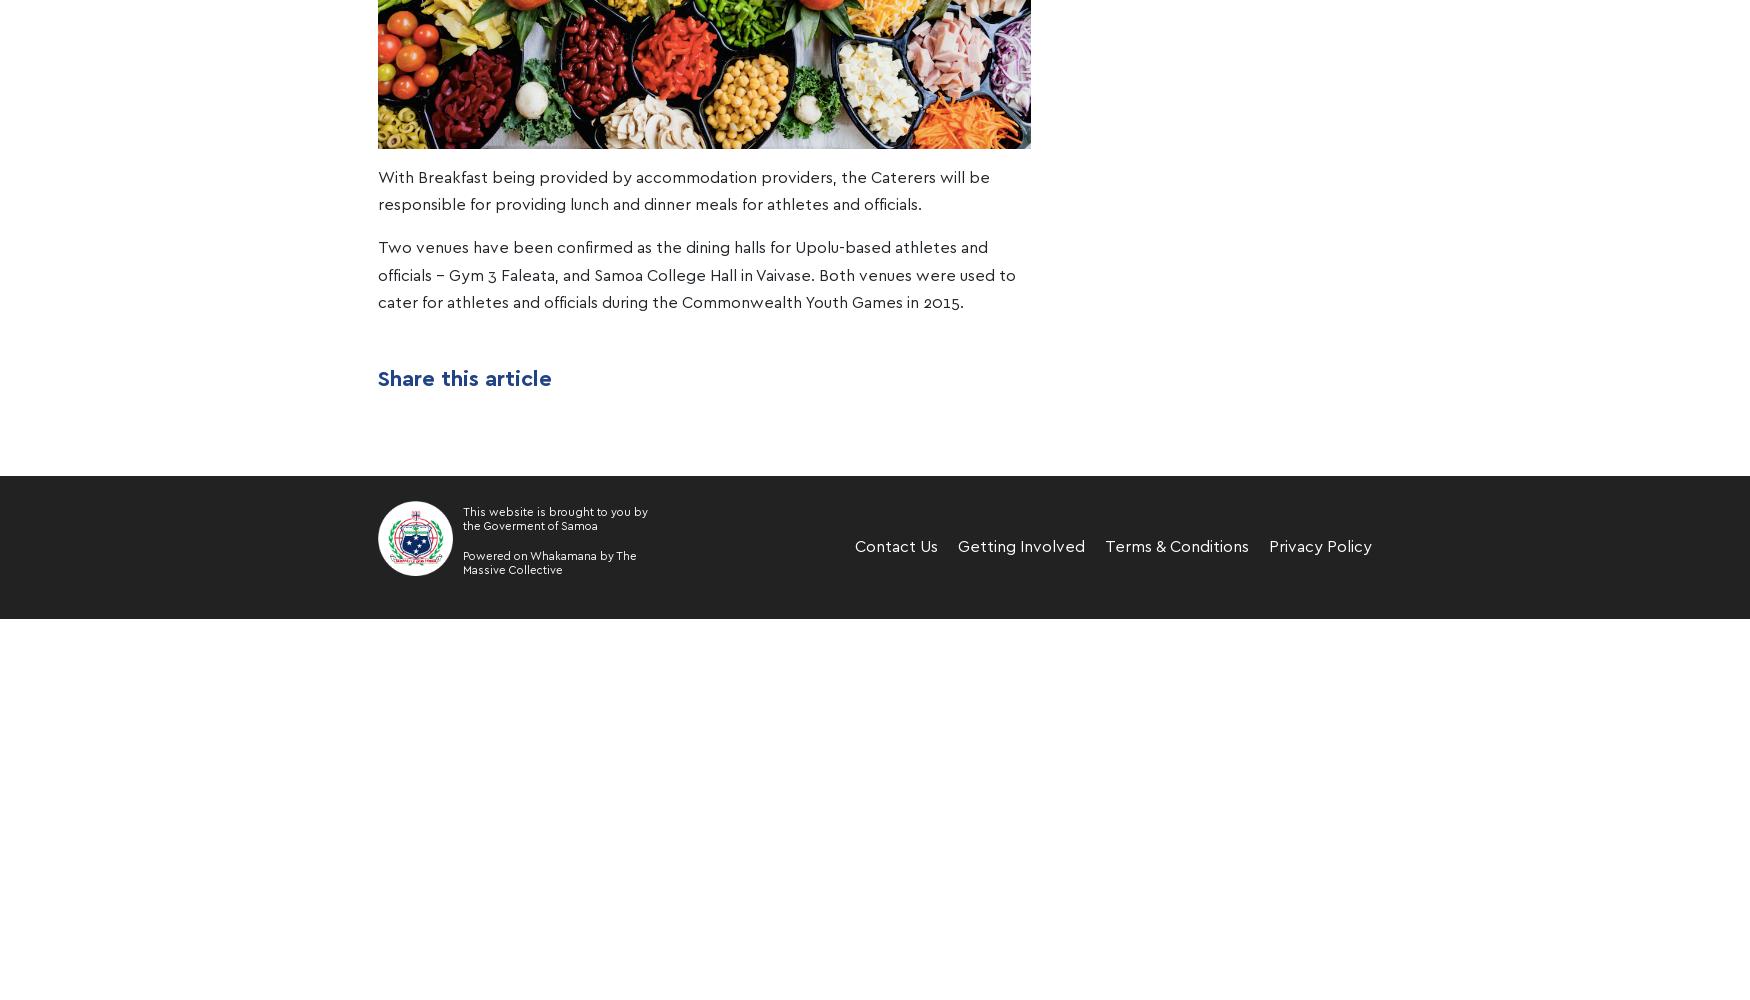  Describe the element at coordinates (1175, 547) in the screenshot. I see `'Terms & Conditions'` at that location.